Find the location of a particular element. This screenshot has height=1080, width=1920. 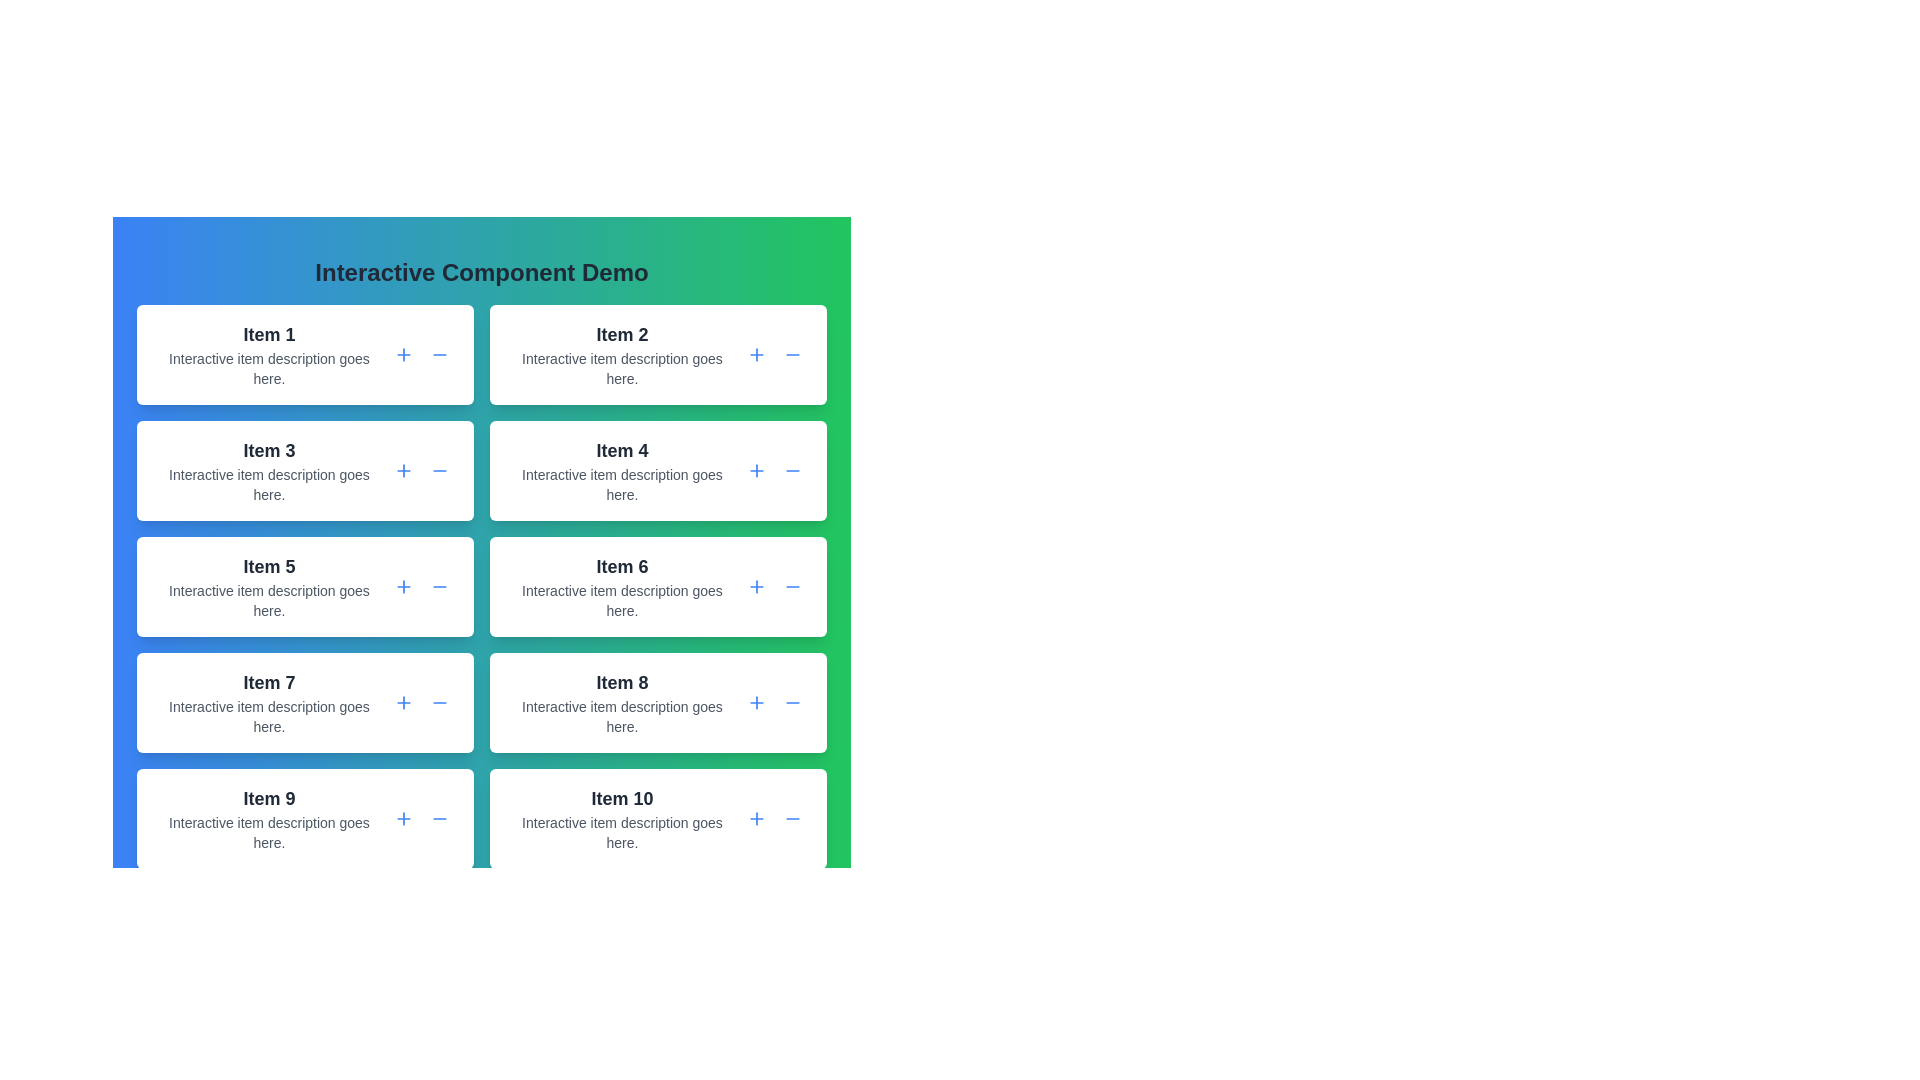

the text label that serves as the title of the eighth card in a two-column layout, located in the fourth row and right column is located at coordinates (621, 681).